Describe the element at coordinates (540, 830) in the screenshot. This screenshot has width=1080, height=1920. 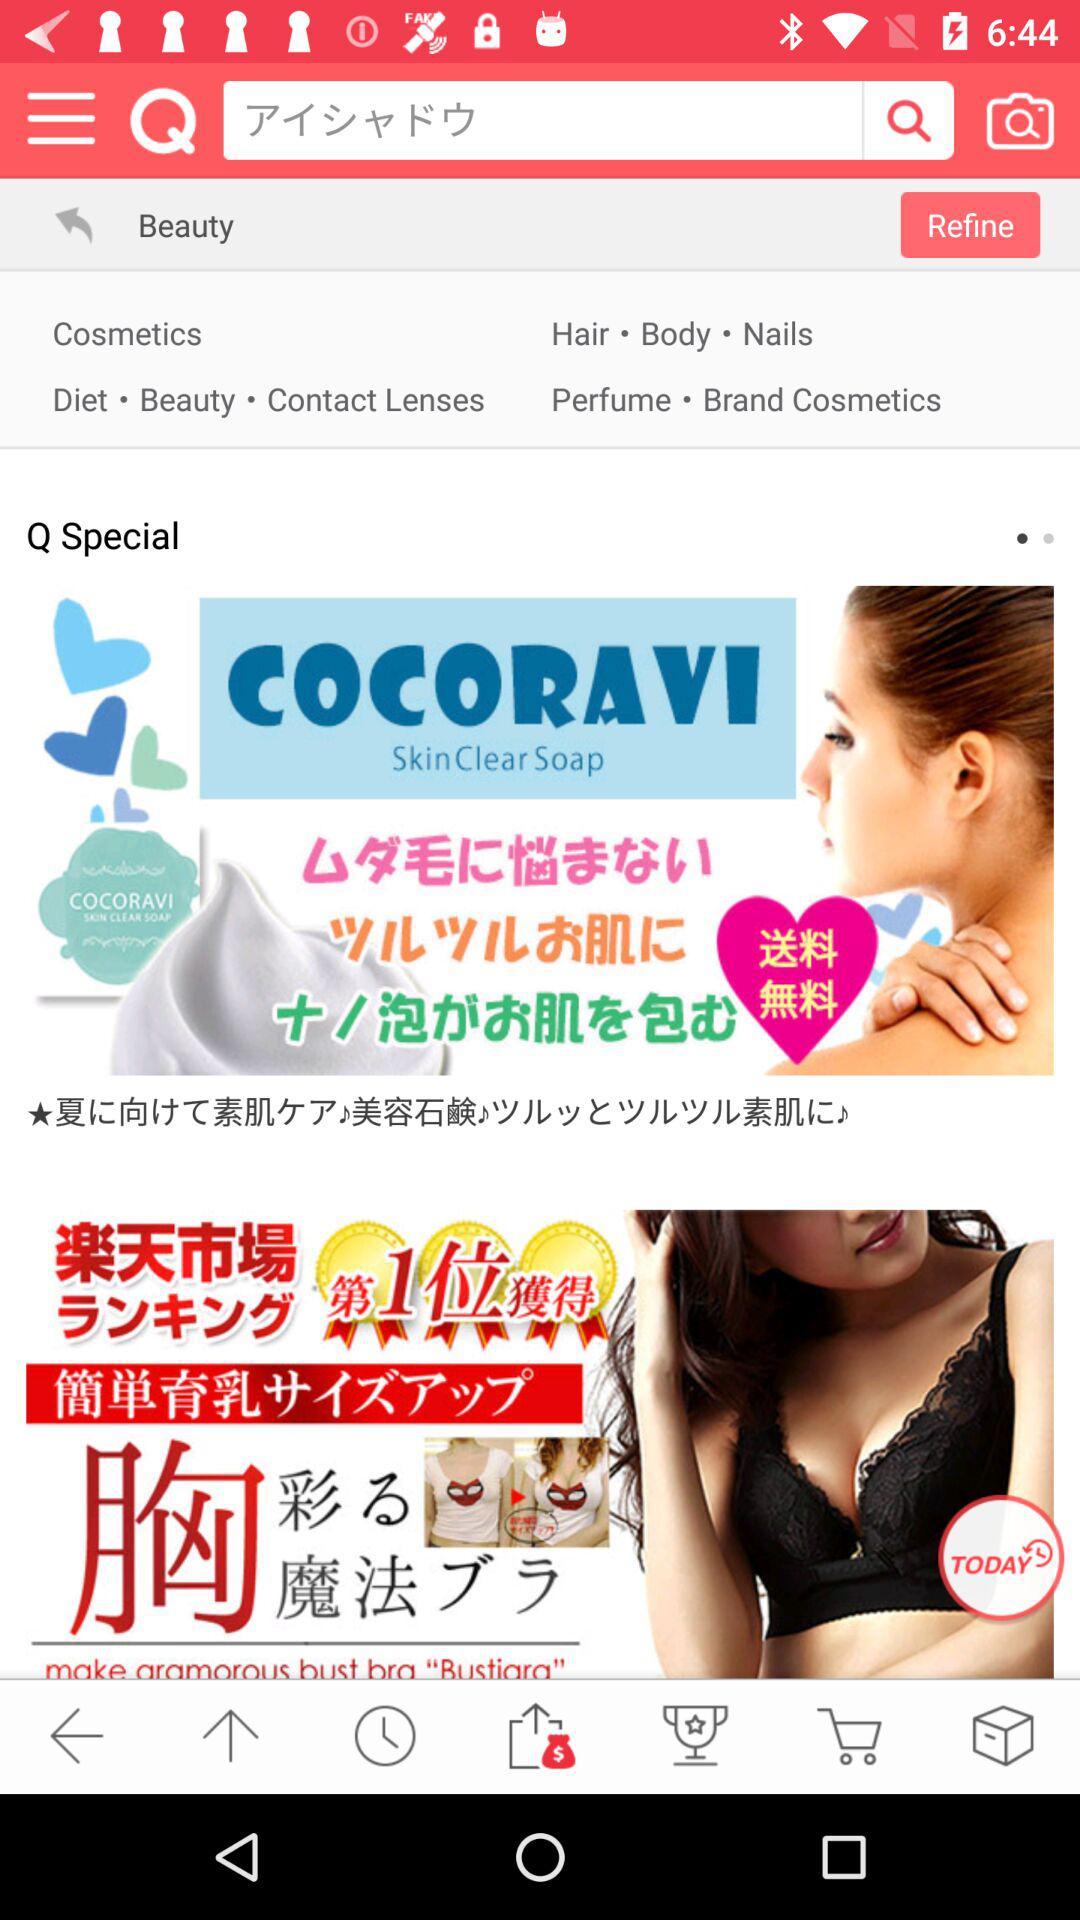
I see `about add` at that location.